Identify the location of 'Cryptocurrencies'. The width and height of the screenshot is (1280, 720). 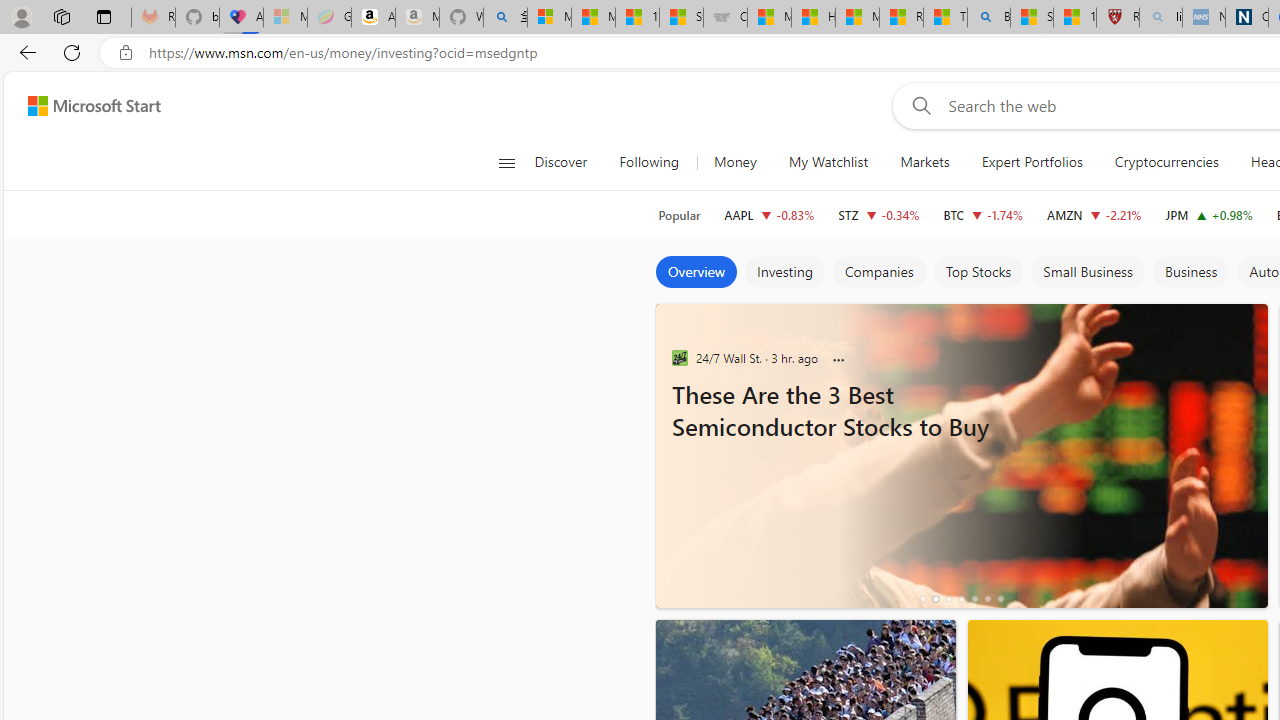
(1166, 162).